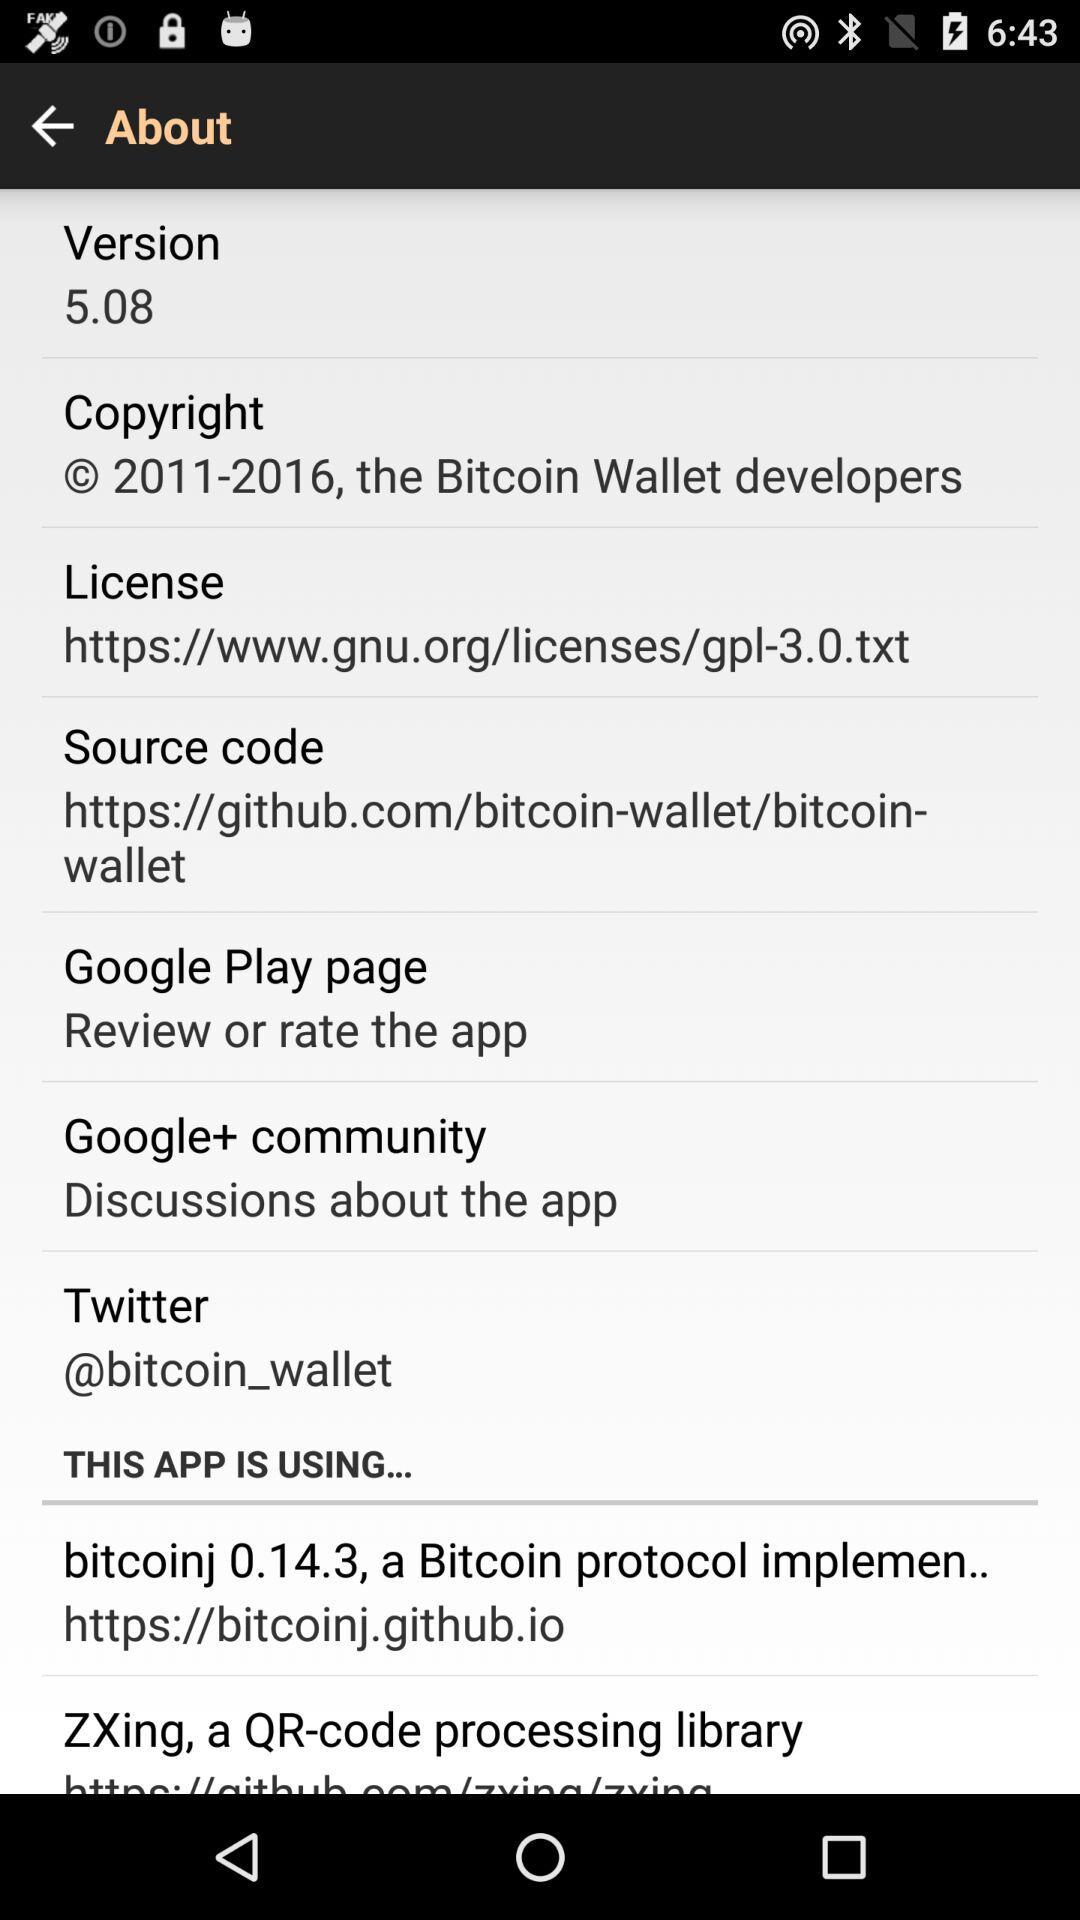  What do you see at coordinates (339, 1198) in the screenshot?
I see `the discussions about the` at bounding box center [339, 1198].